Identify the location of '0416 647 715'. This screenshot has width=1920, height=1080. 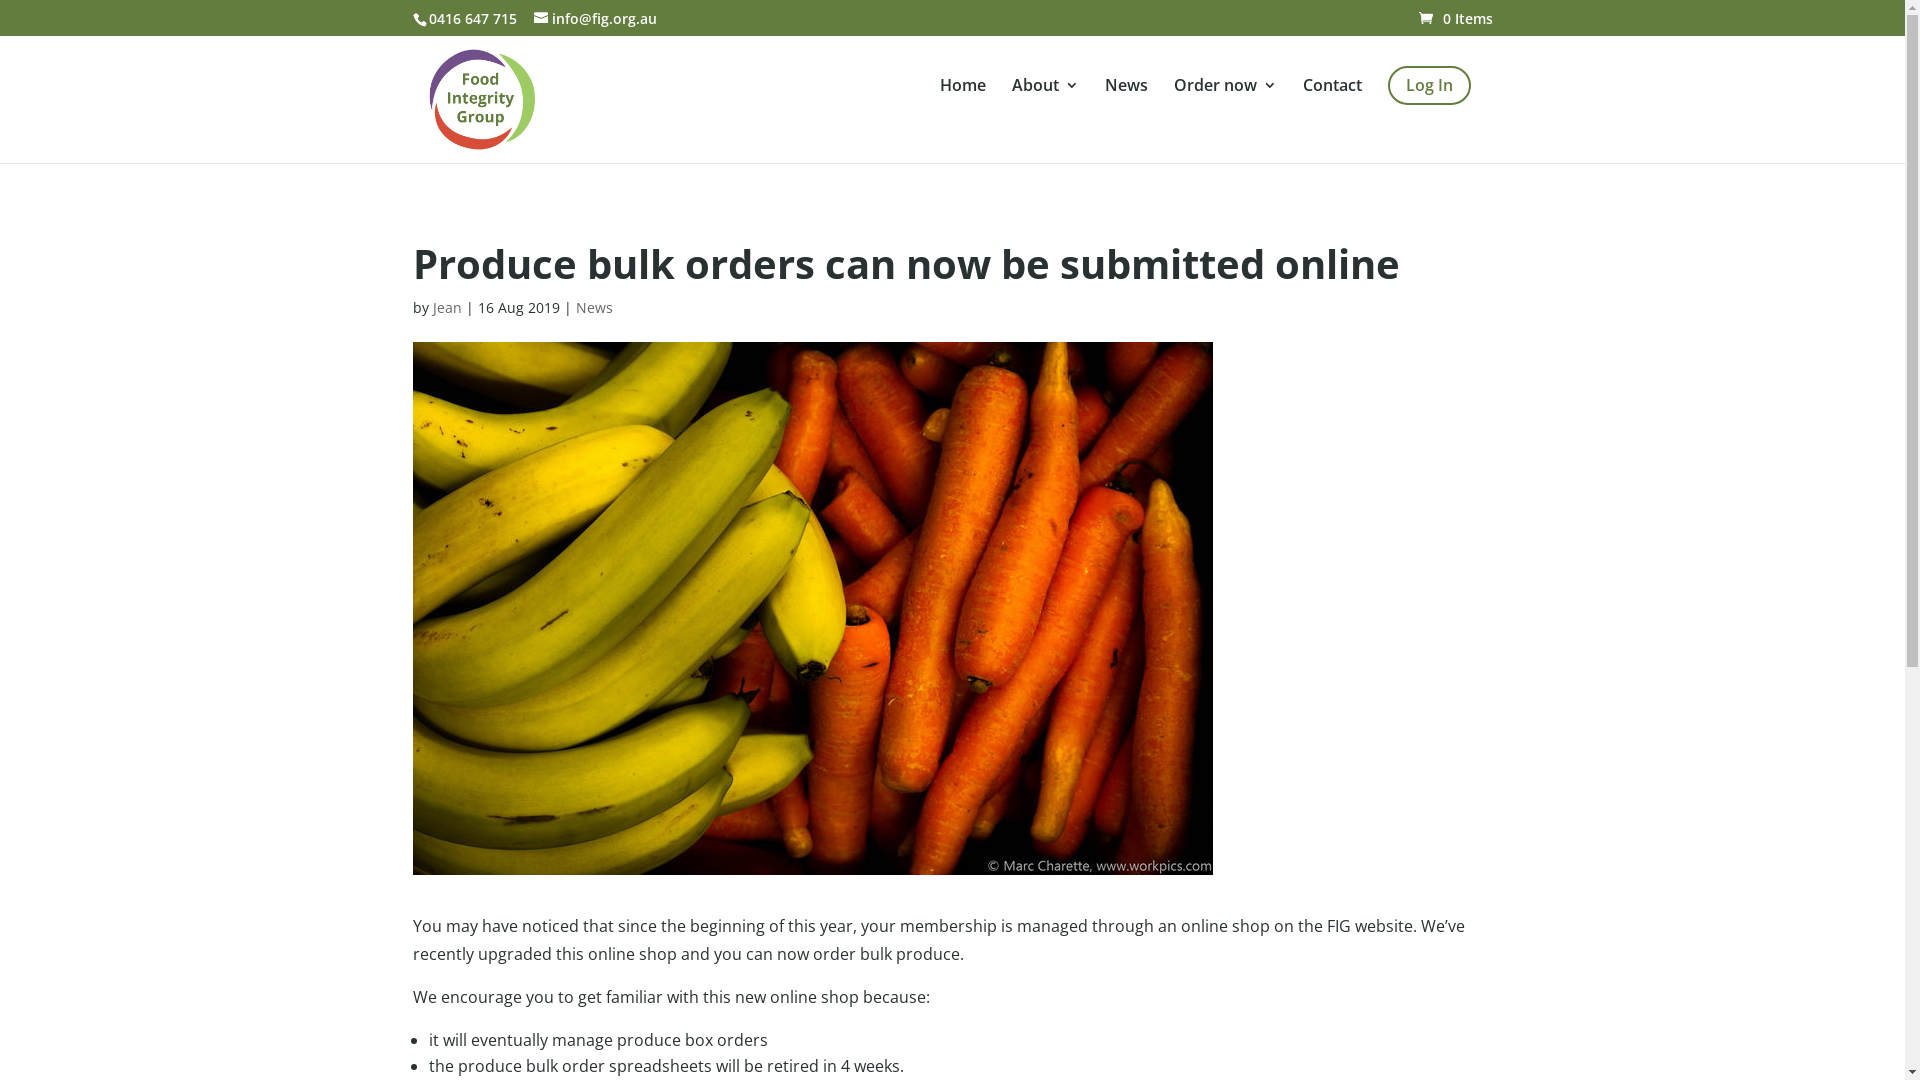
(469, 17).